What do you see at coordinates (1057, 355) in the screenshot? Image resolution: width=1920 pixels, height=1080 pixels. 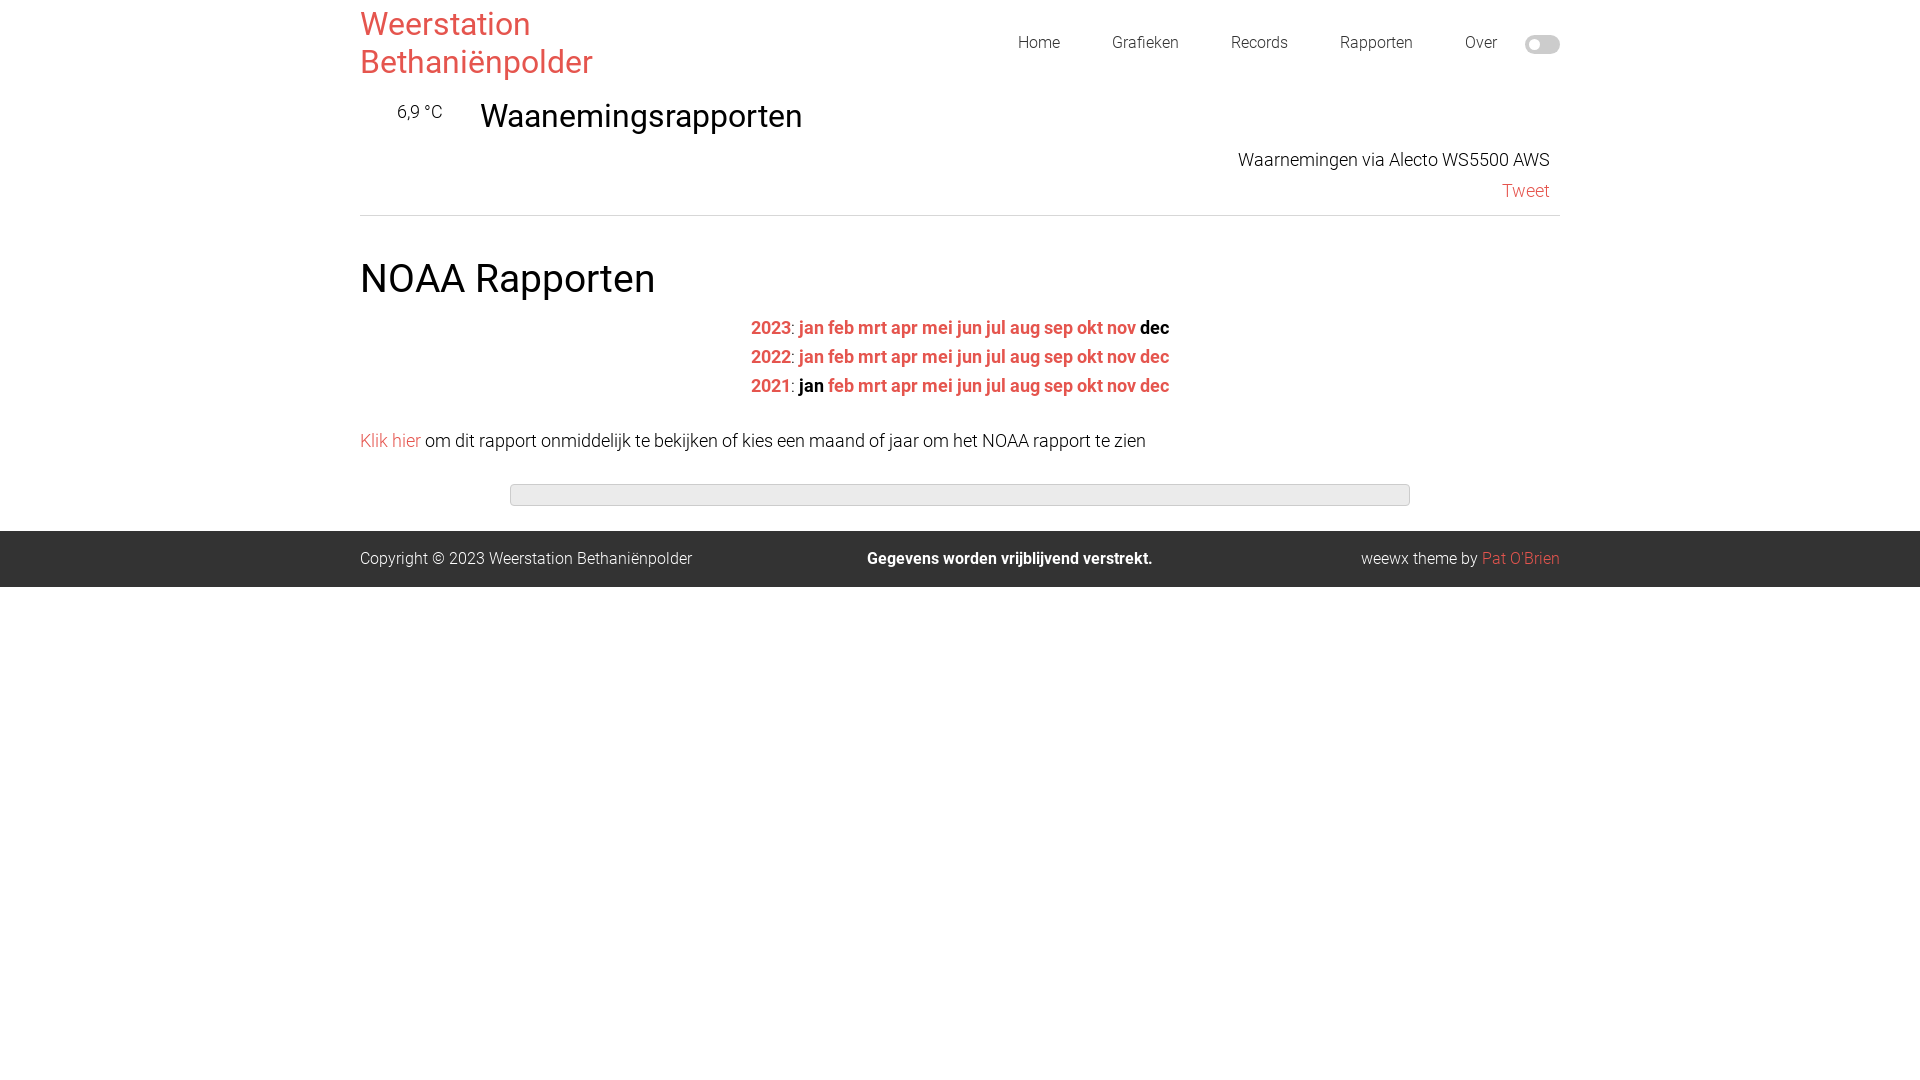 I see `'sep'` at bounding box center [1057, 355].